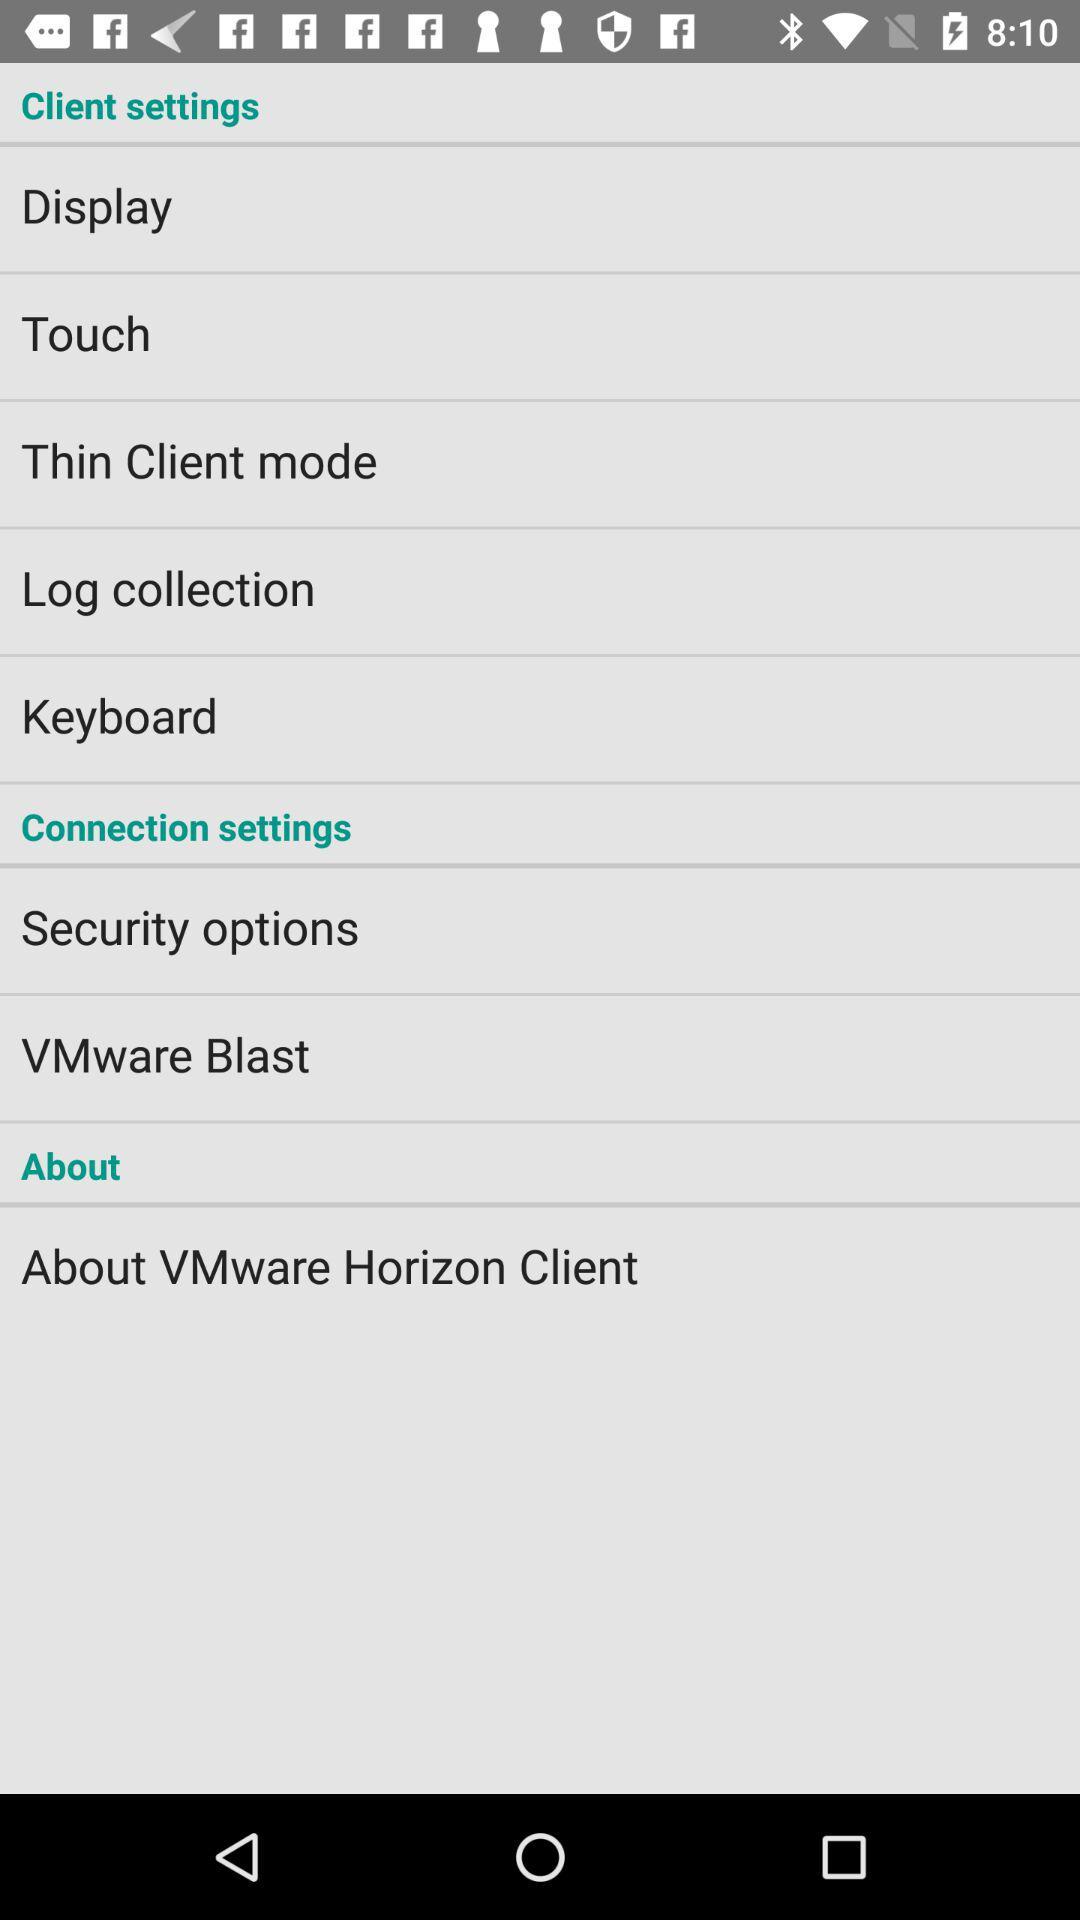 This screenshot has width=1080, height=1920. Describe the element at coordinates (540, 104) in the screenshot. I see `icon above display icon` at that location.